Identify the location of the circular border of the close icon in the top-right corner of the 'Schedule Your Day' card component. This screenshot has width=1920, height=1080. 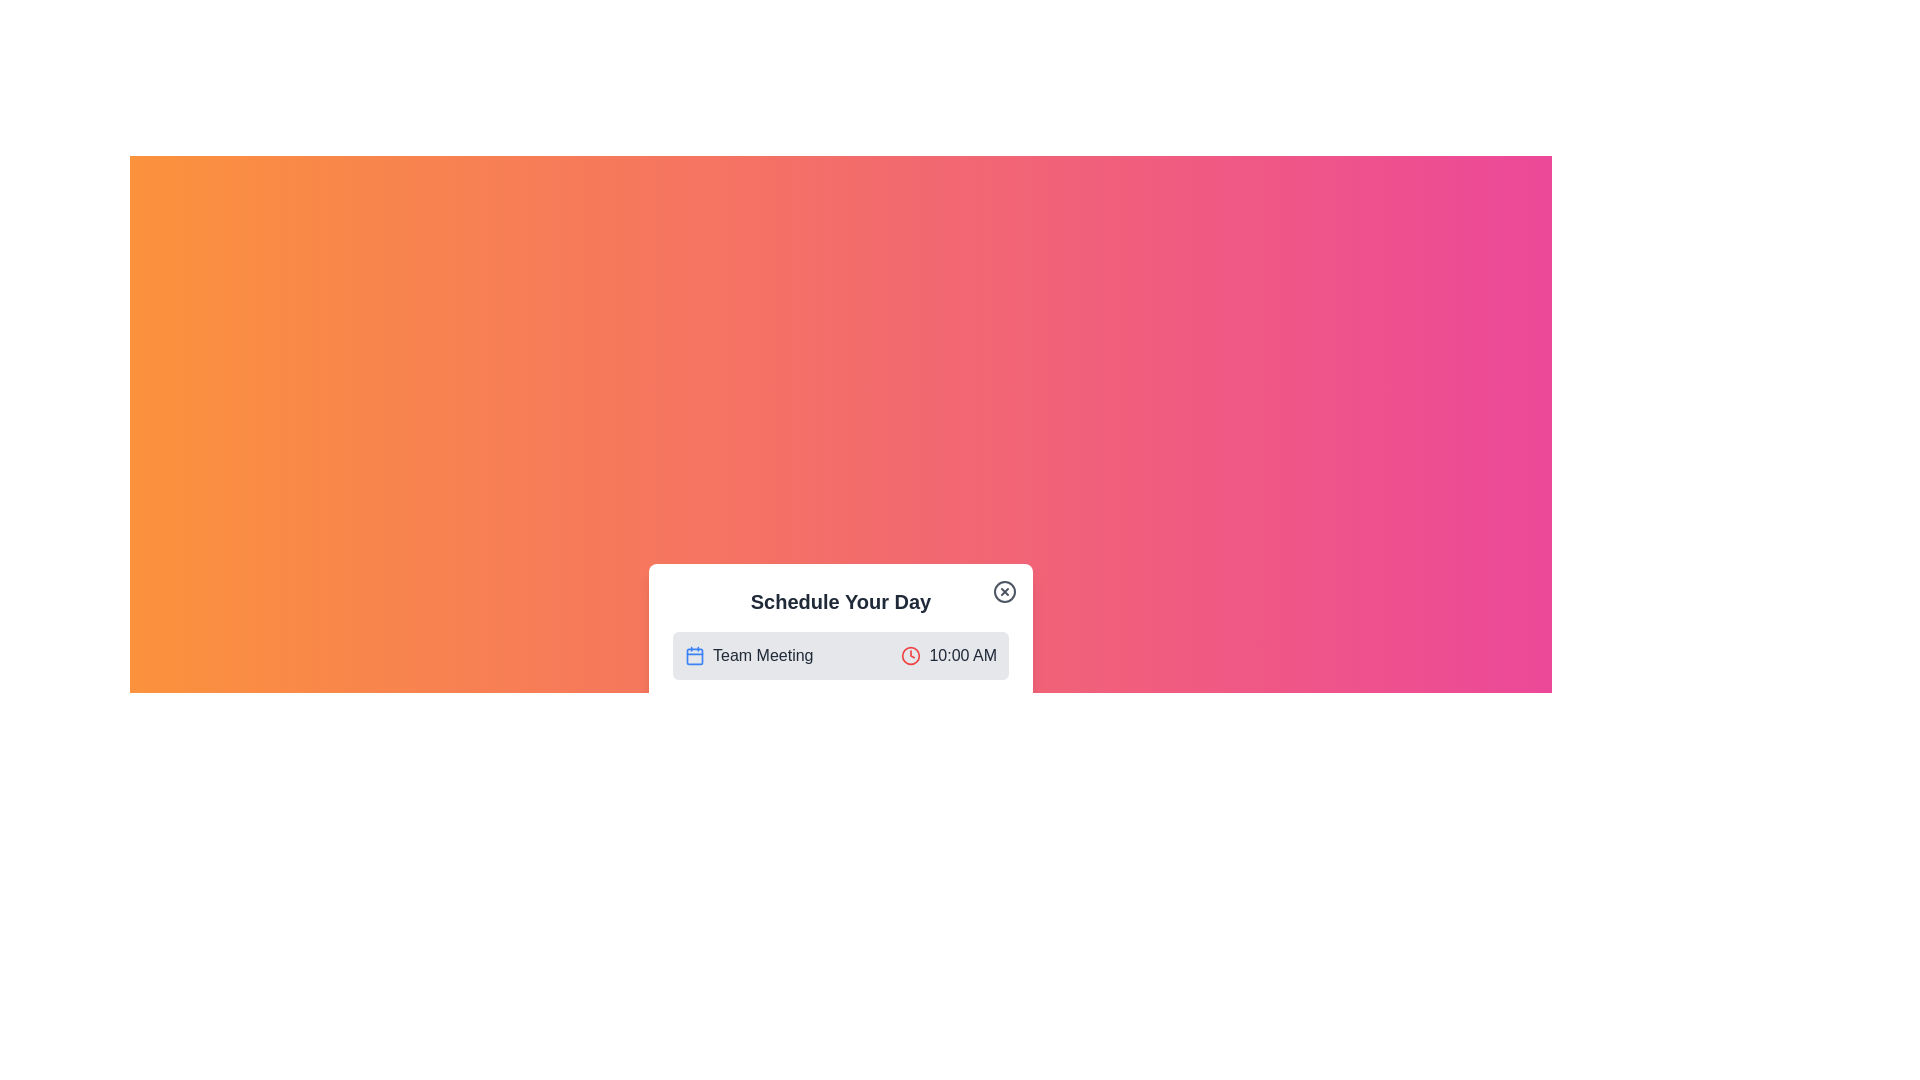
(1004, 590).